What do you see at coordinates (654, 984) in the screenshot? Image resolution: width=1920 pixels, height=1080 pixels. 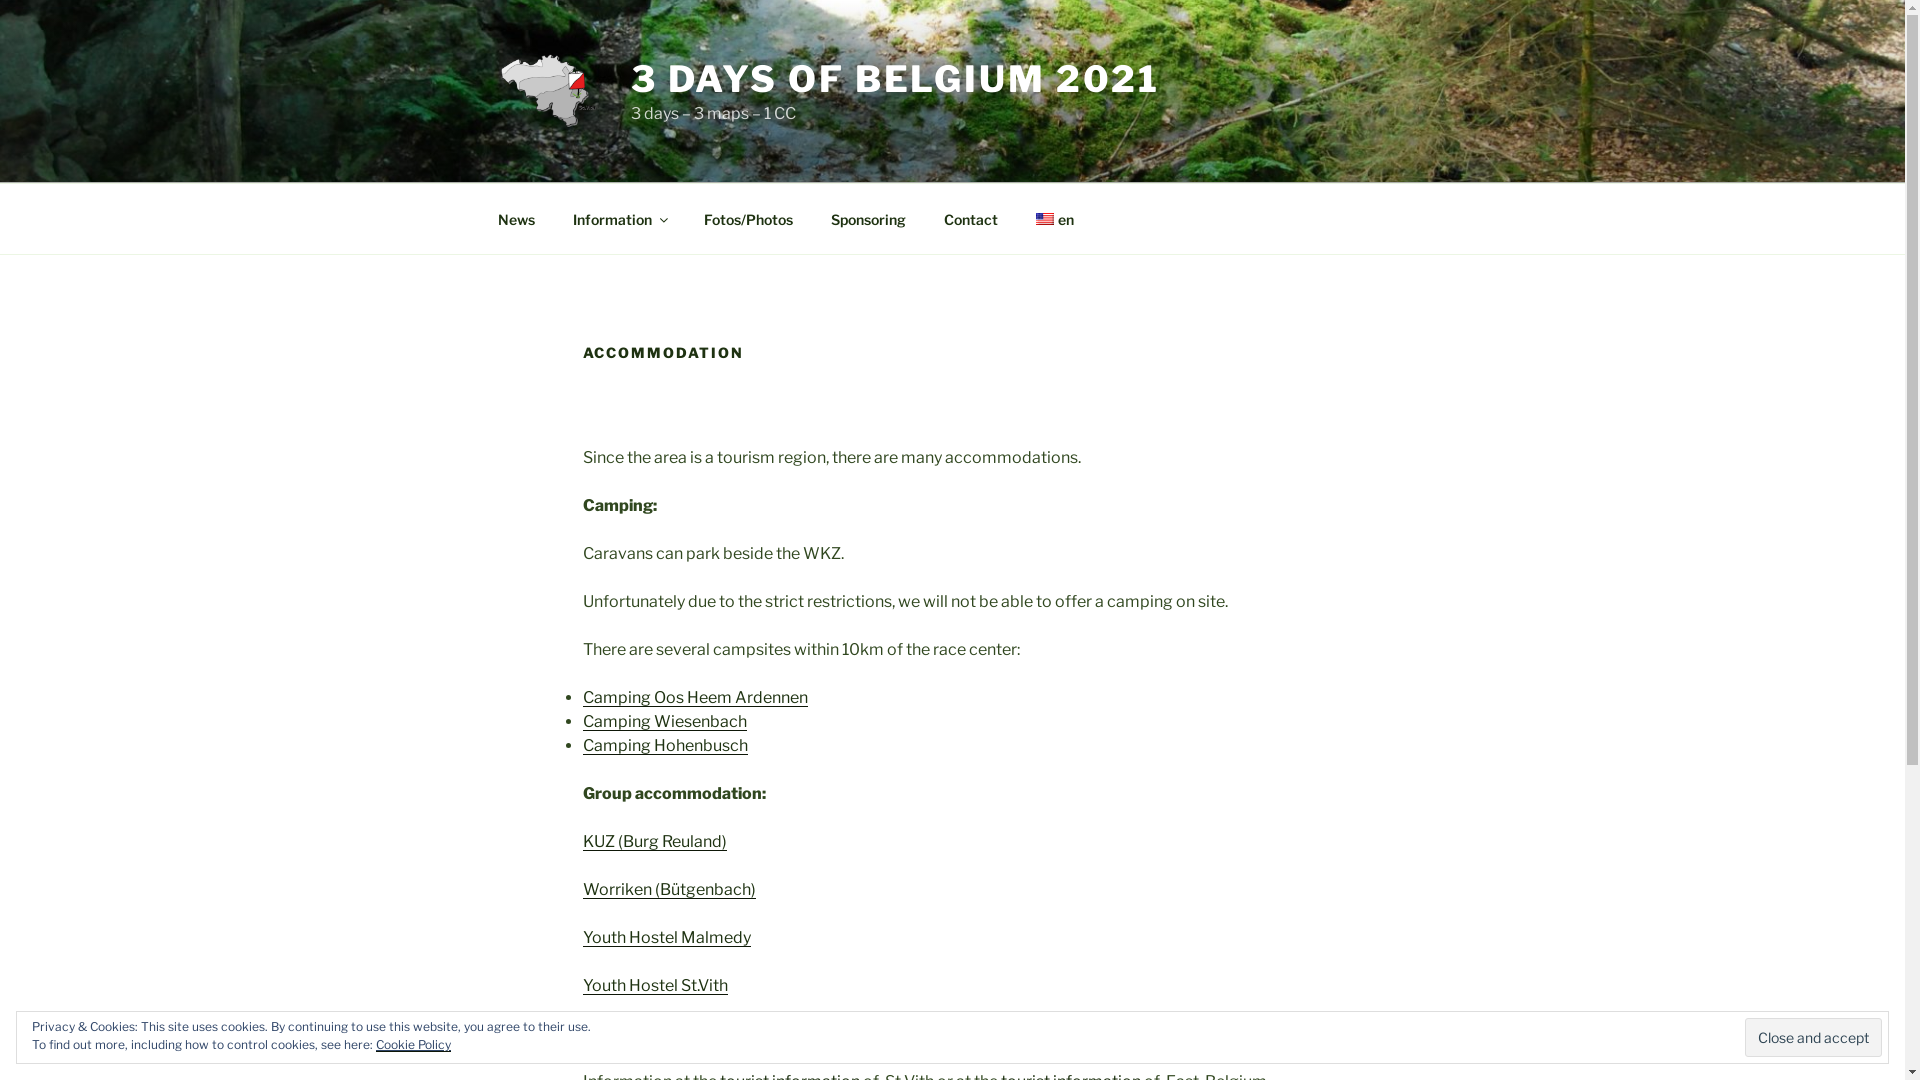 I see `'Youth Hostel St.Vith'` at bounding box center [654, 984].